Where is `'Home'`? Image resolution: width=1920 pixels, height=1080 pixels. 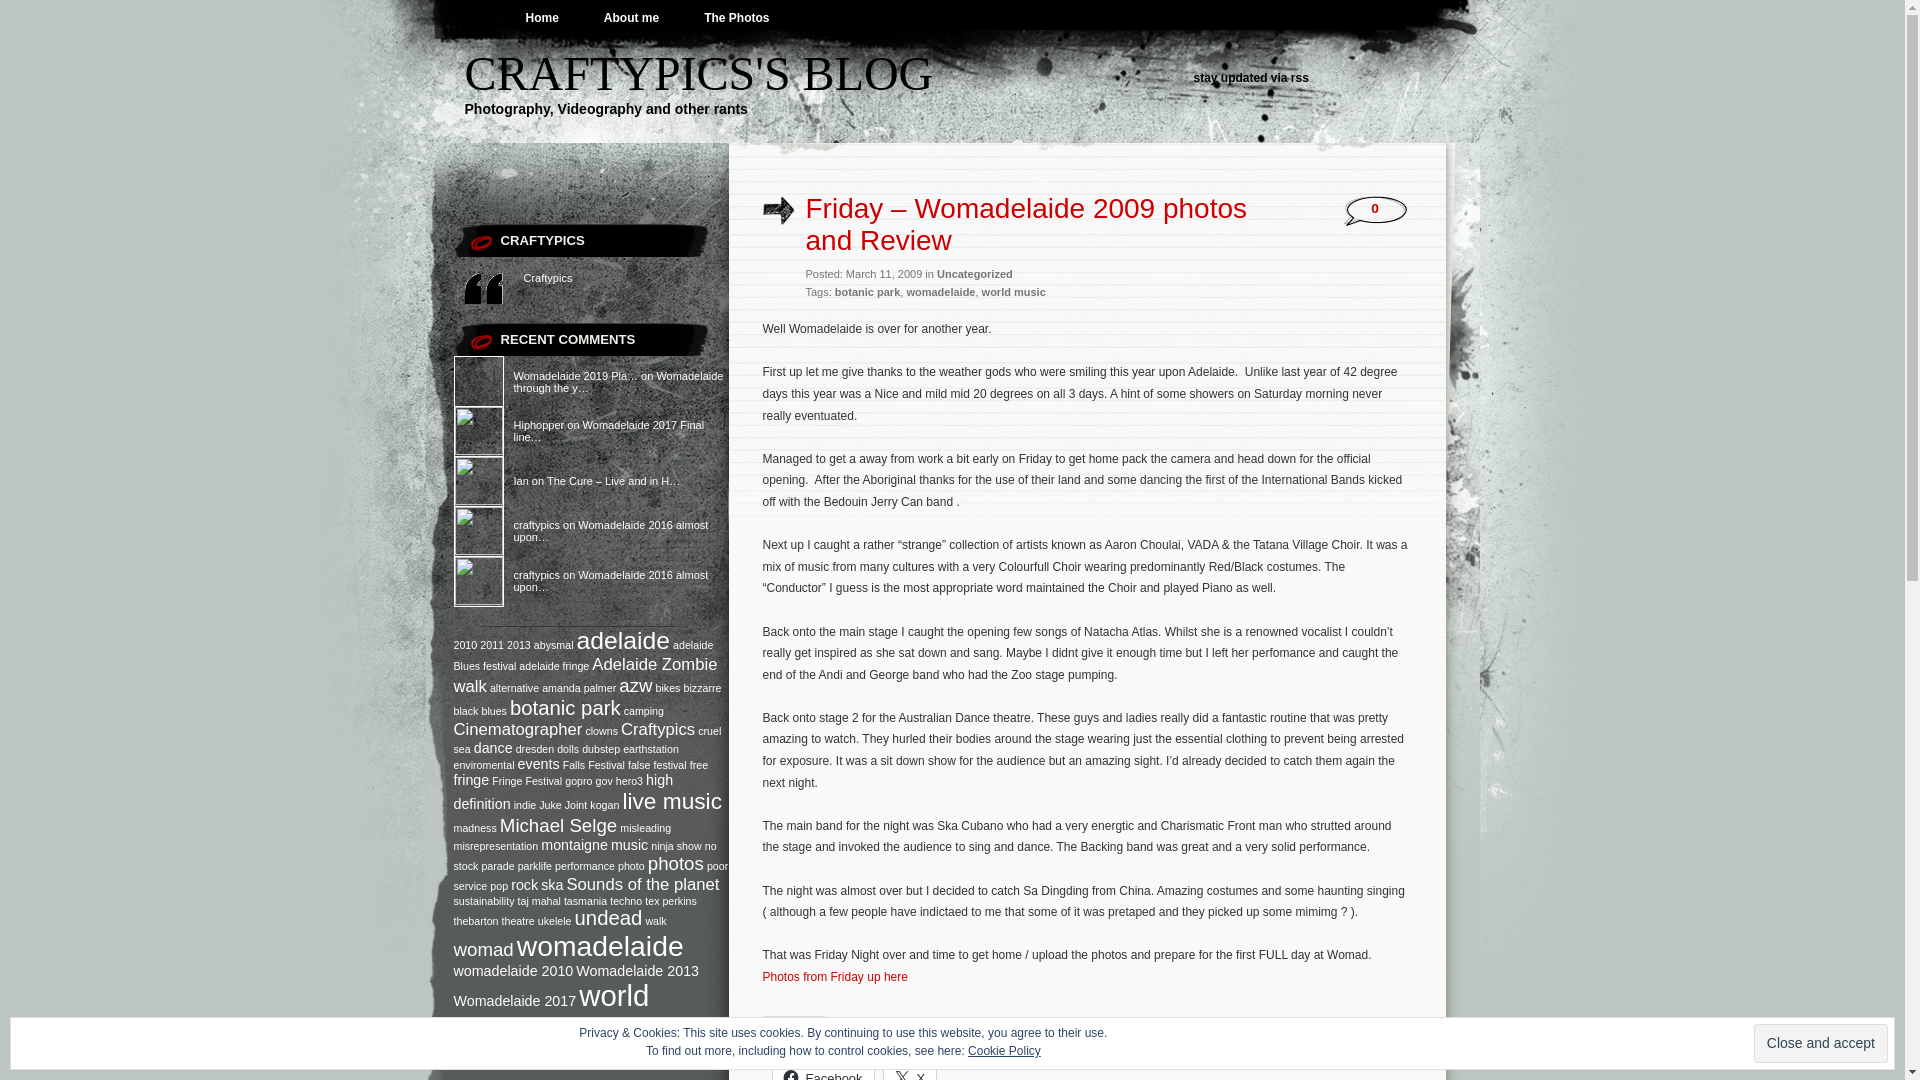 'Home' is located at coordinates (542, 18).